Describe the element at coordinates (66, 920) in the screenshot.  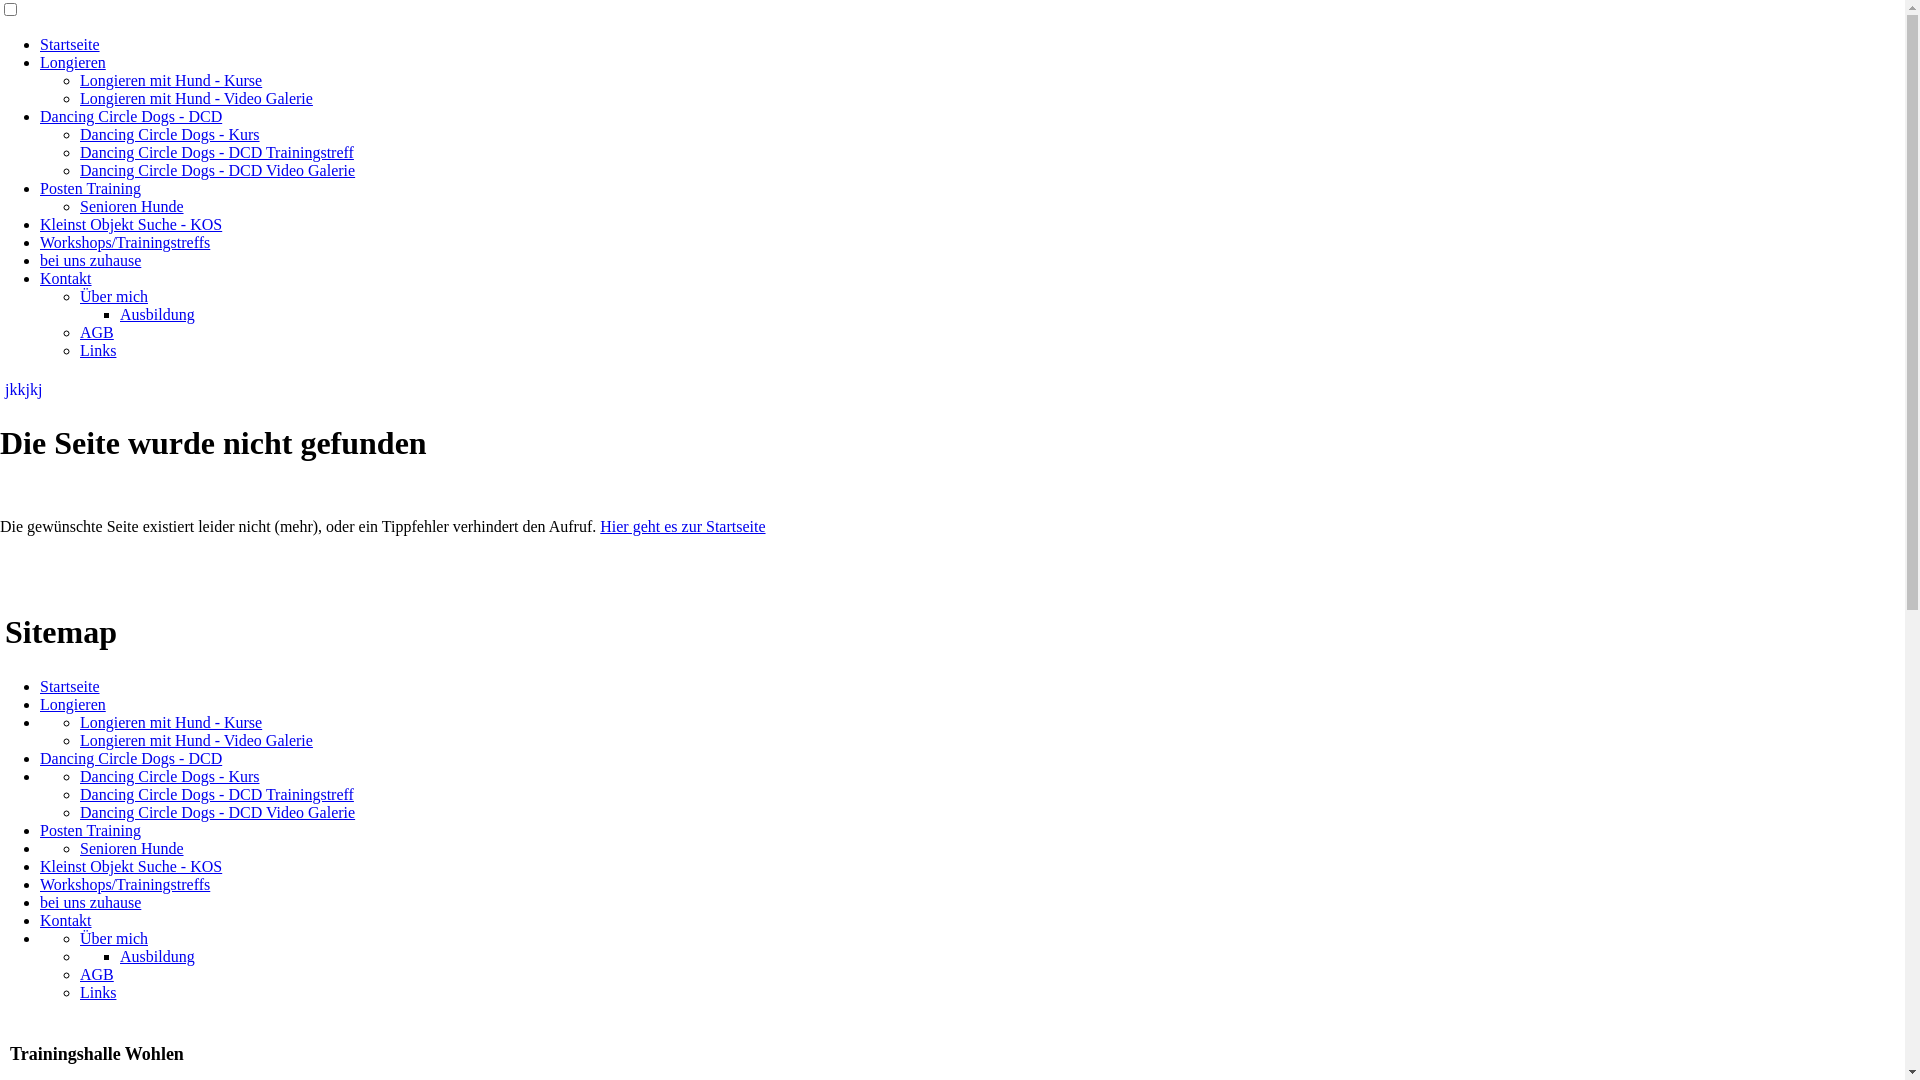
I see `'Kontakt'` at that location.